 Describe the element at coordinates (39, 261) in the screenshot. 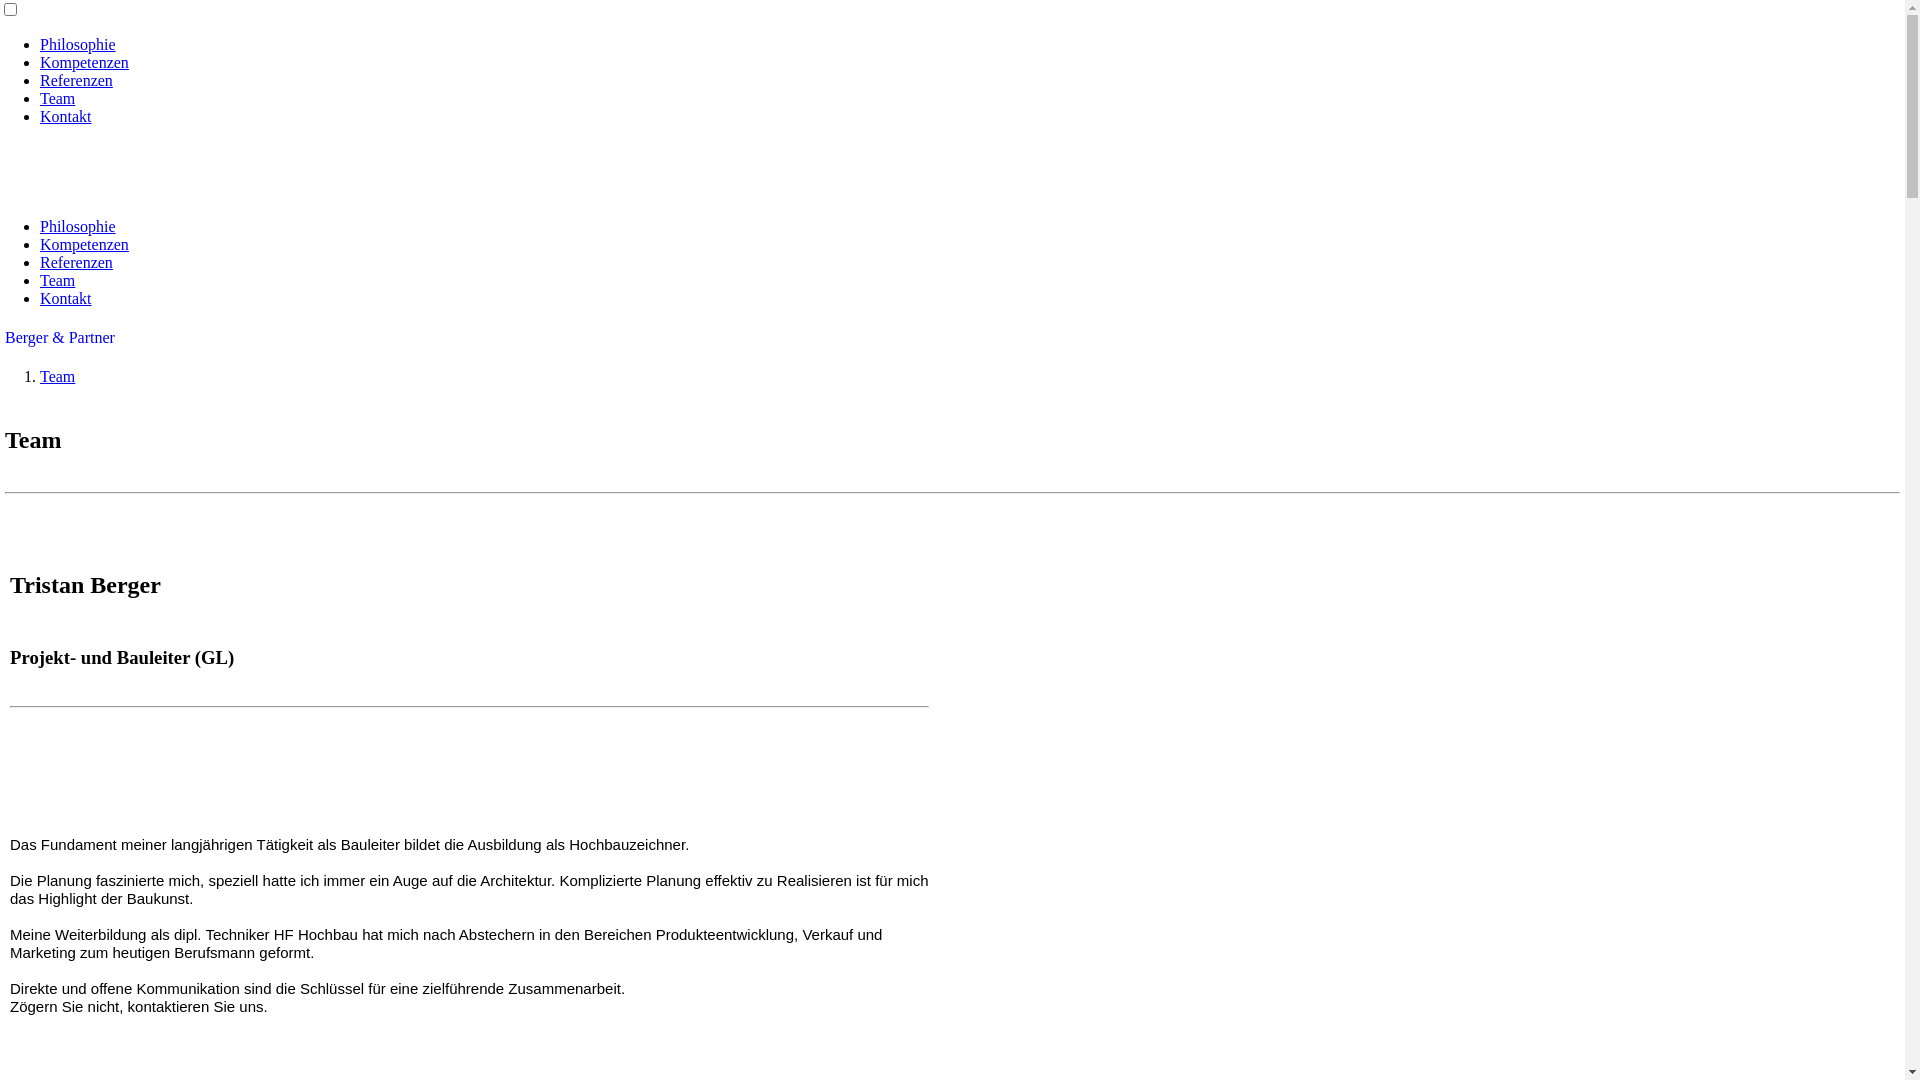

I see `'Referenzen'` at that location.